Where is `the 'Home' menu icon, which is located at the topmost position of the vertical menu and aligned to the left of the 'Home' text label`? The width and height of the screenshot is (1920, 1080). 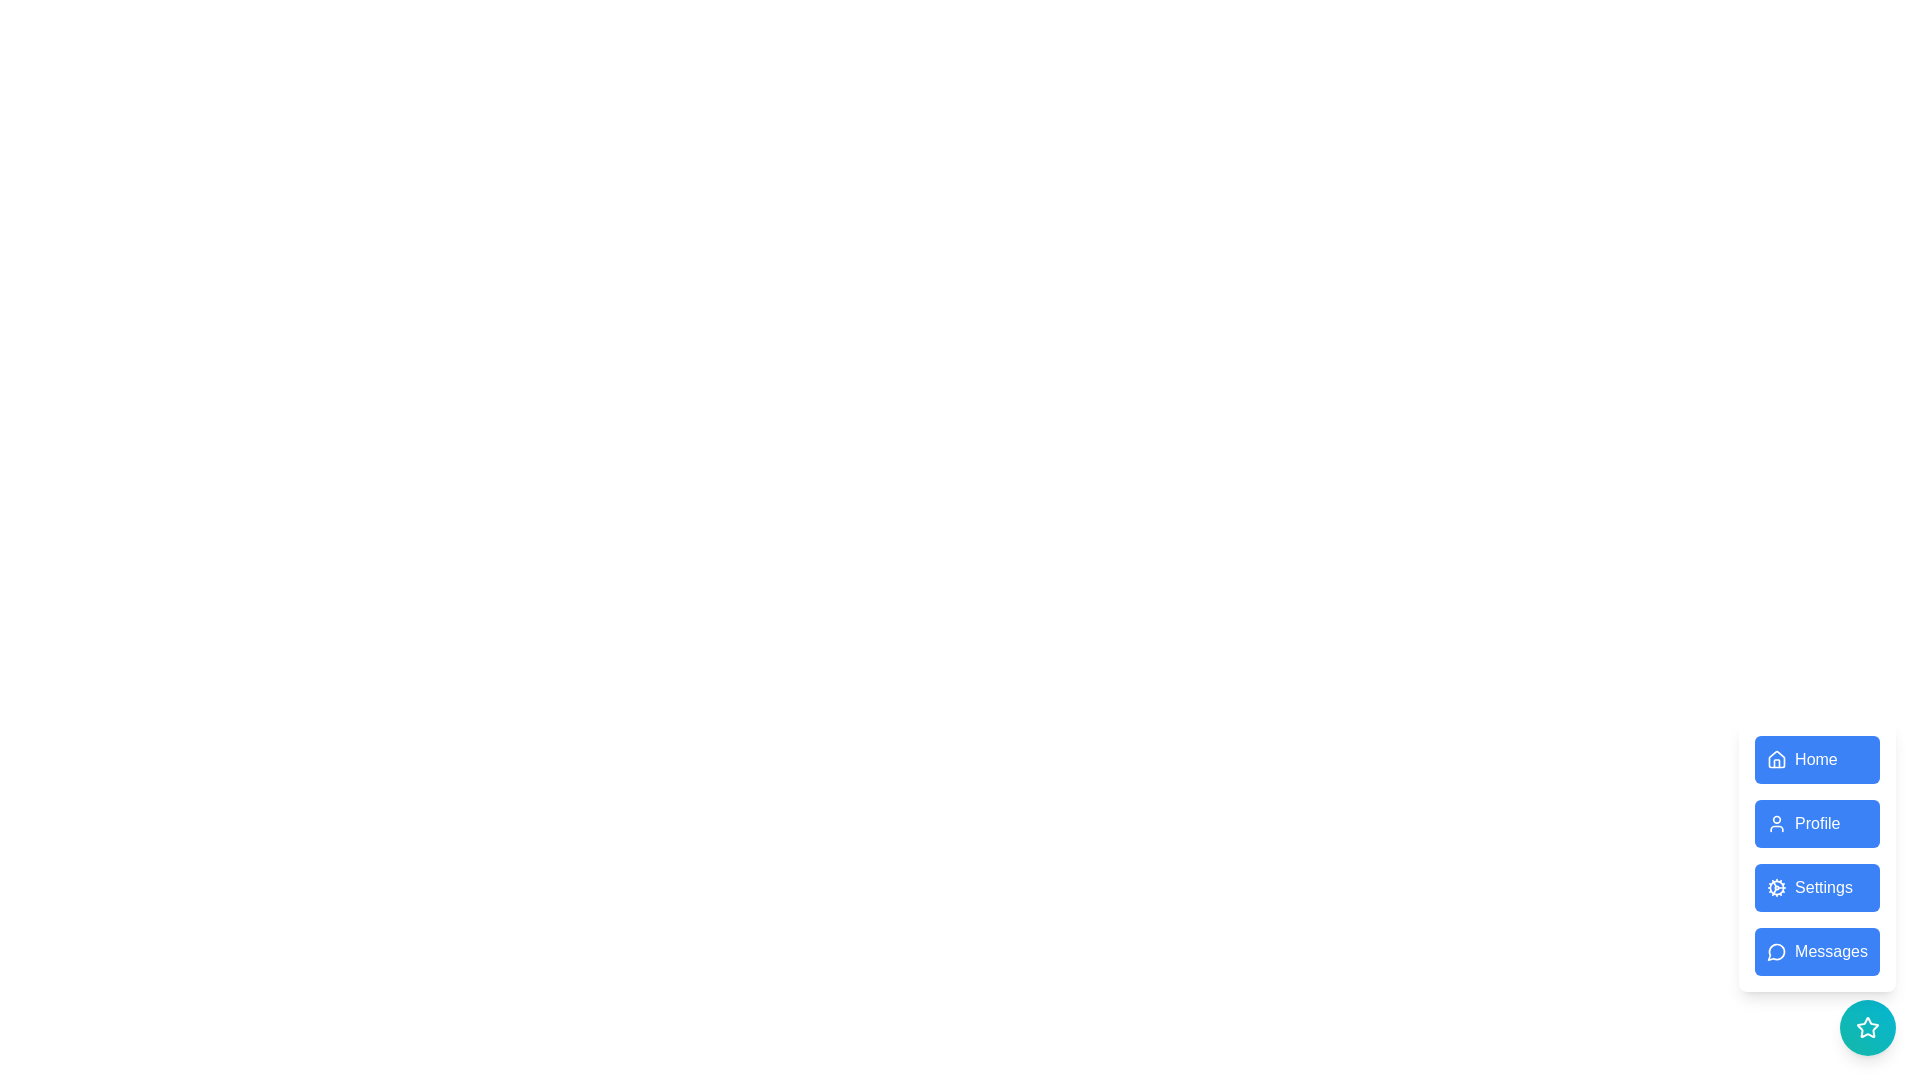
the 'Home' menu icon, which is located at the topmost position of the vertical menu and aligned to the left of the 'Home' text label is located at coordinates (1777, 759).